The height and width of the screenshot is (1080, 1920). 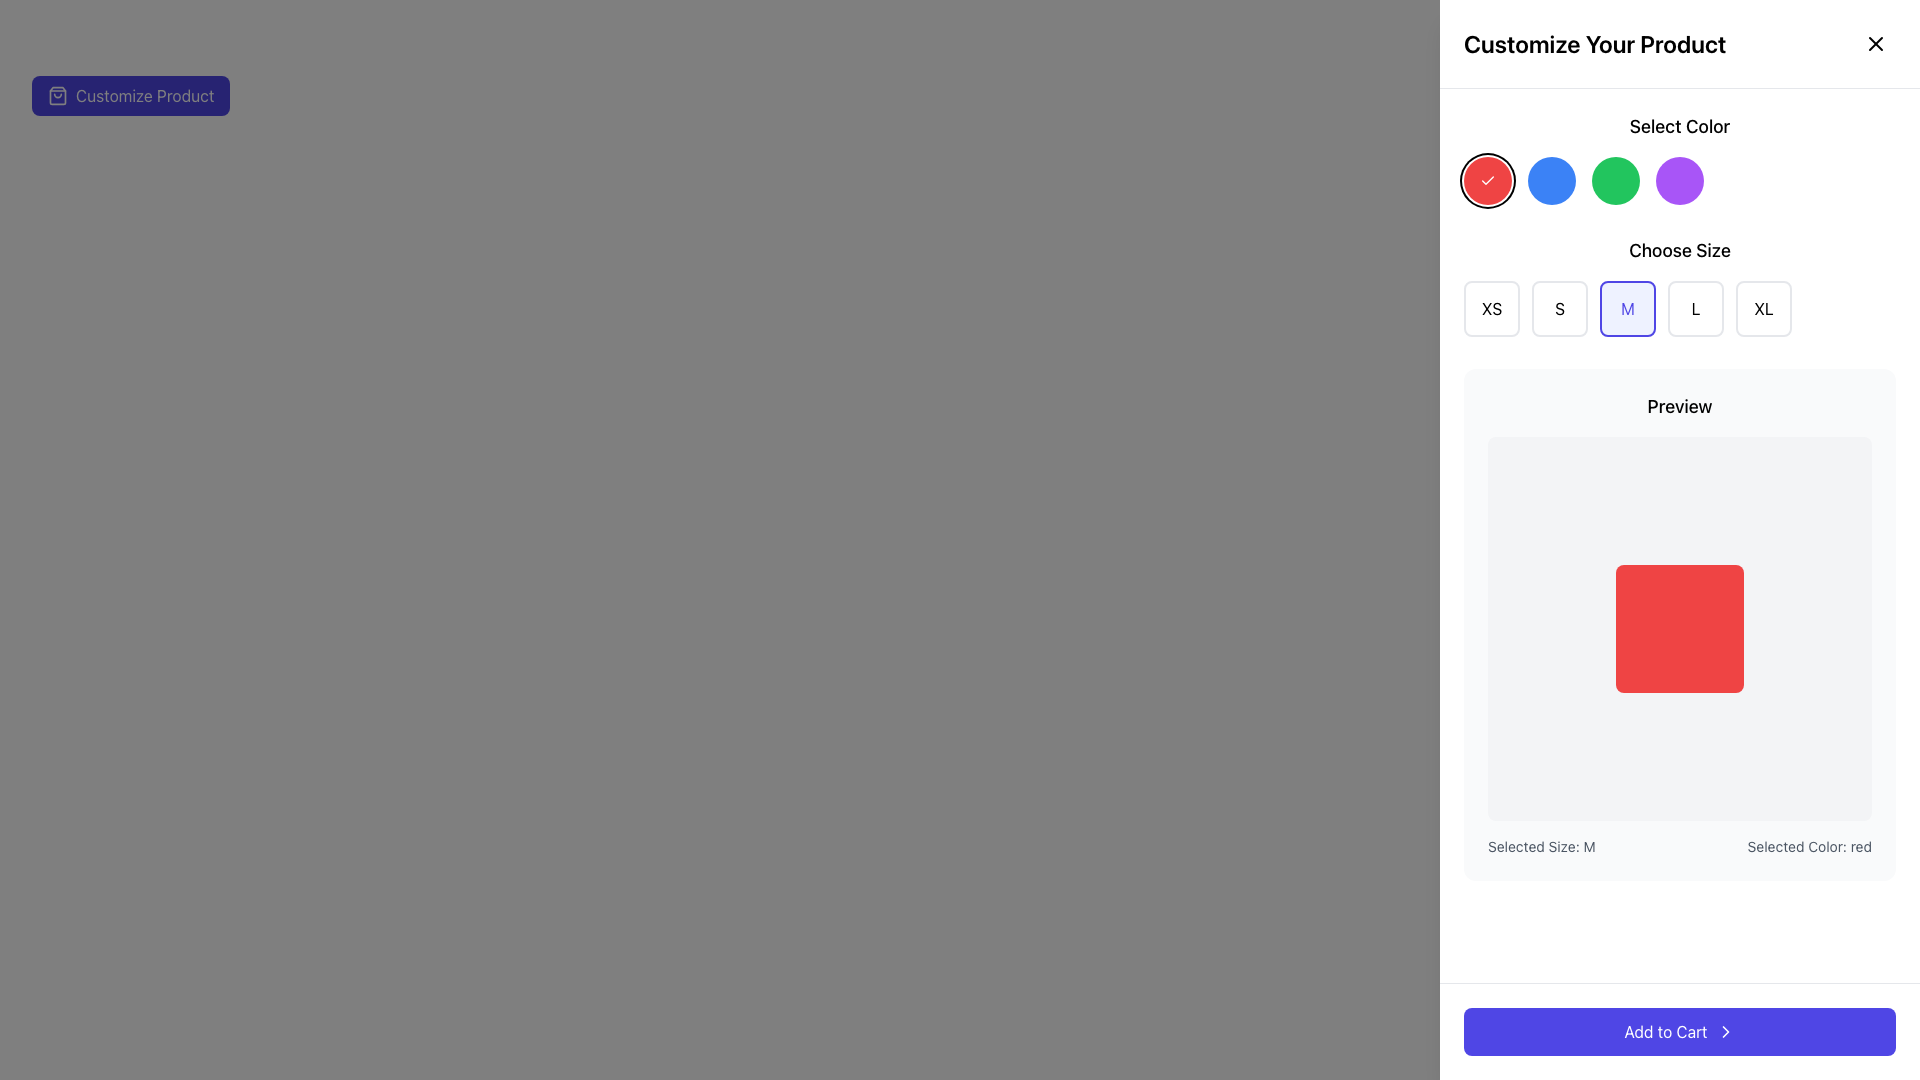 What do you see at coordinates (1680, 308) in the screenshot?
I see `the 'M' size selection button, which is visually emphasized with a bold border and a highlighted background color` at bounding box center [1680, 308].